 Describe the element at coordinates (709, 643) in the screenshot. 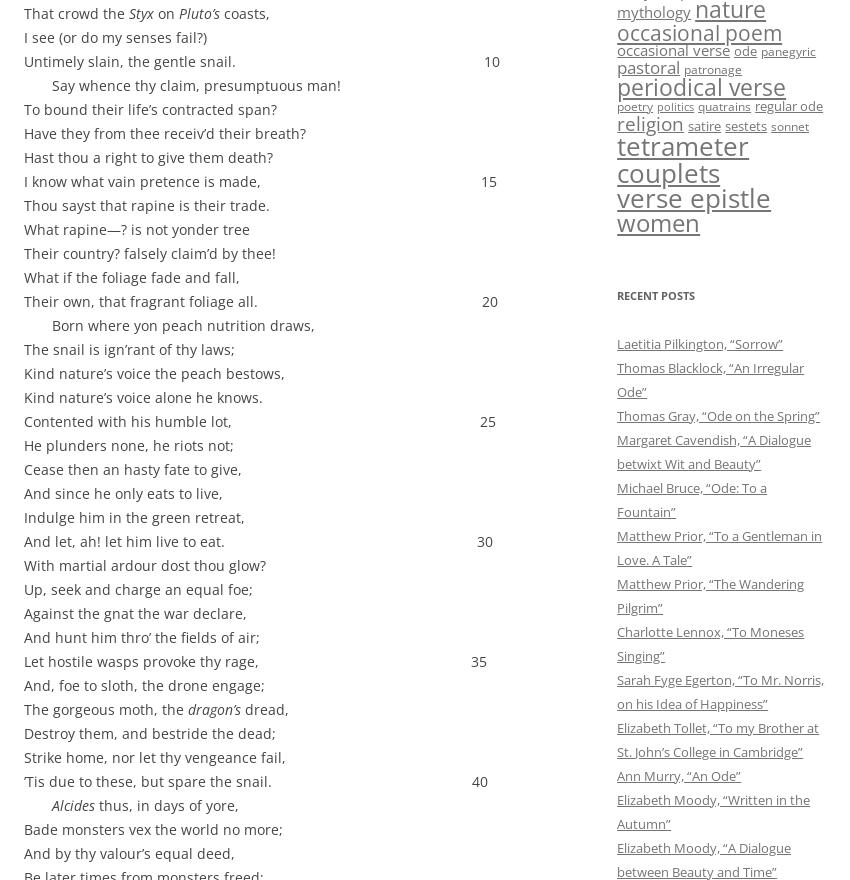

I see `'Charlotte Lennox, “To Moneses Singing”'` at that location.